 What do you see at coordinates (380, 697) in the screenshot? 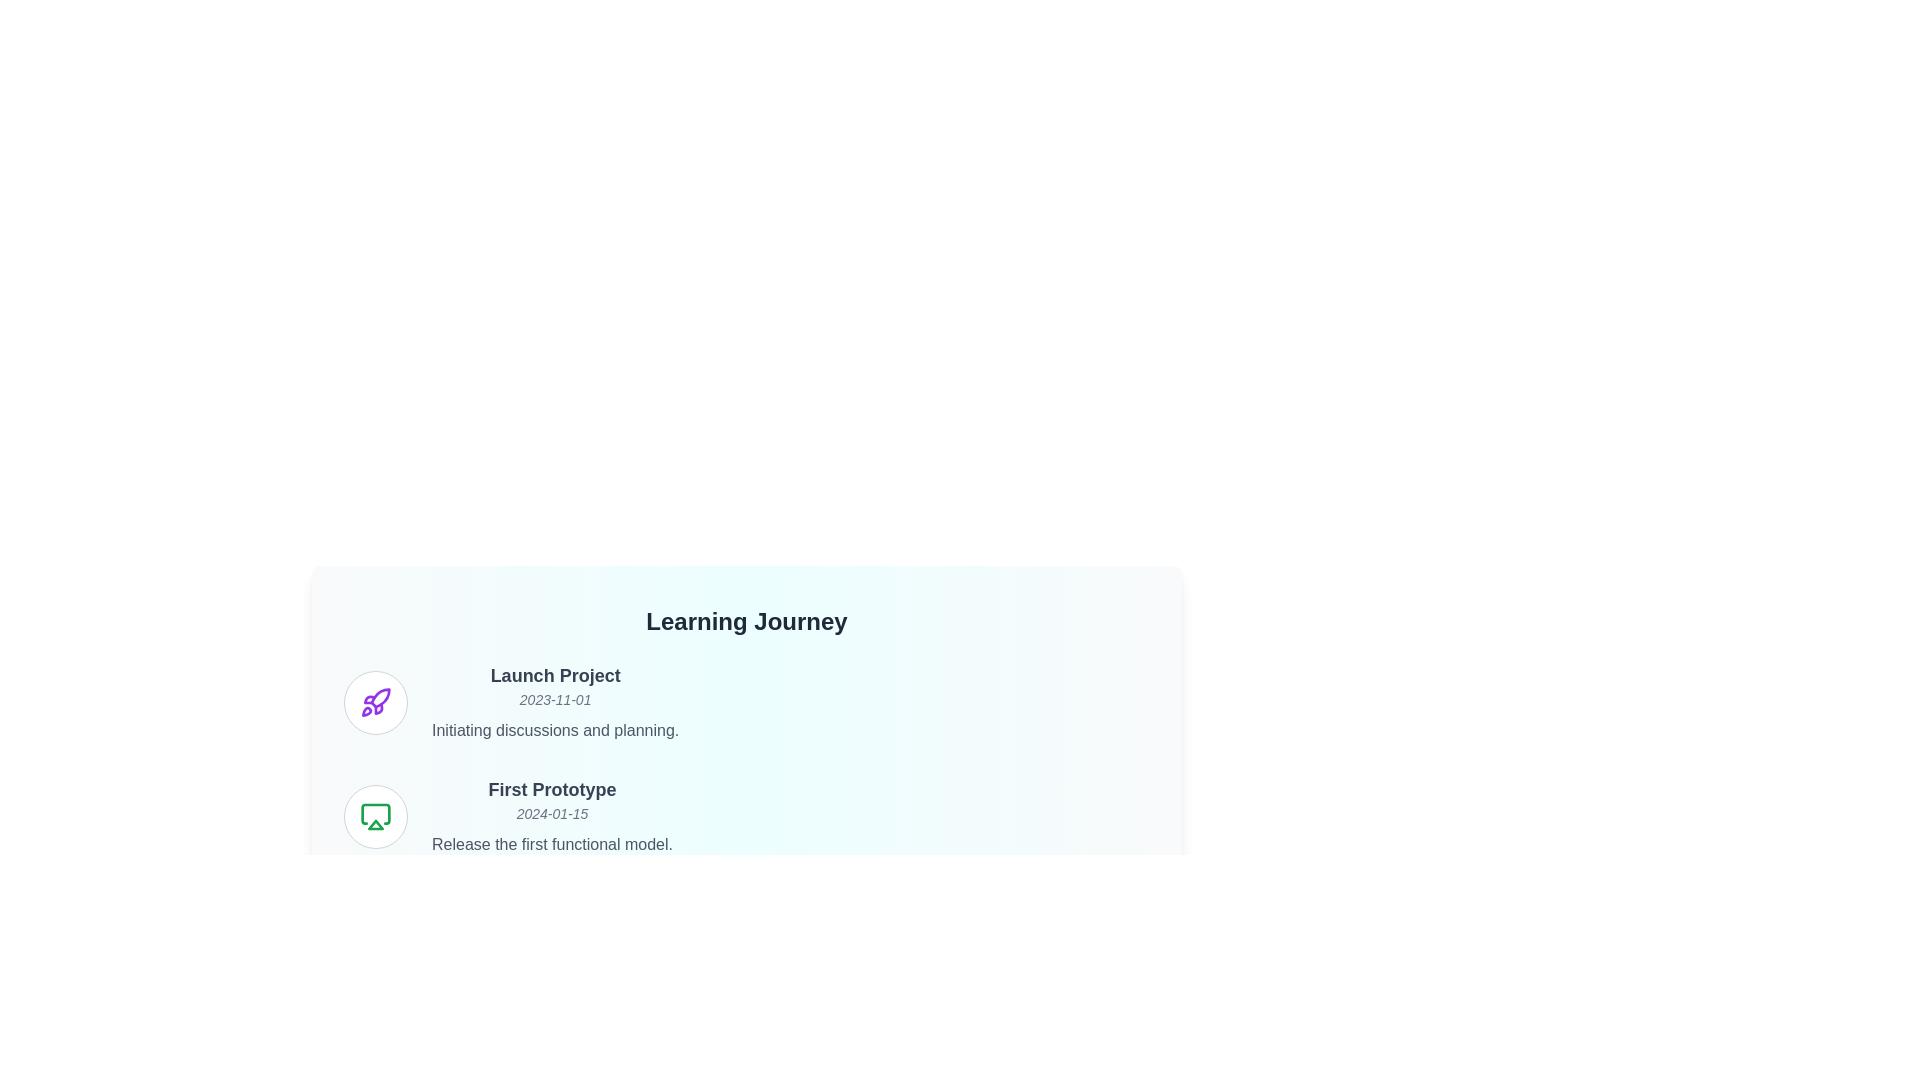
I see `the purple outline of the rocket's main body, which is part of the stylized rocket icon located to the left of the 'Launch Project' text` at bounding box center [380, 697].